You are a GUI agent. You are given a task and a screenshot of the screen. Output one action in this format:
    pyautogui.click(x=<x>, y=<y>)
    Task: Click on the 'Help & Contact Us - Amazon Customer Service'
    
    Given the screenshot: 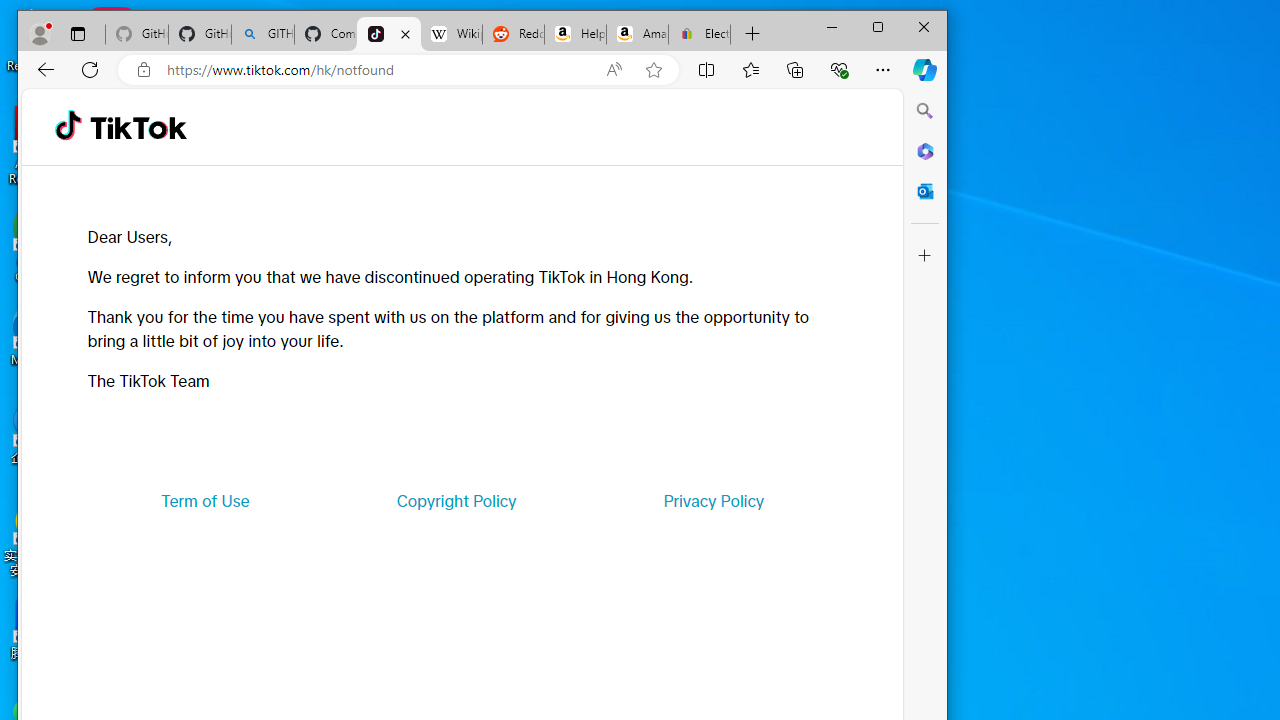 What is the action you would take?
    pyautogui.click(x=574, y=34)
    